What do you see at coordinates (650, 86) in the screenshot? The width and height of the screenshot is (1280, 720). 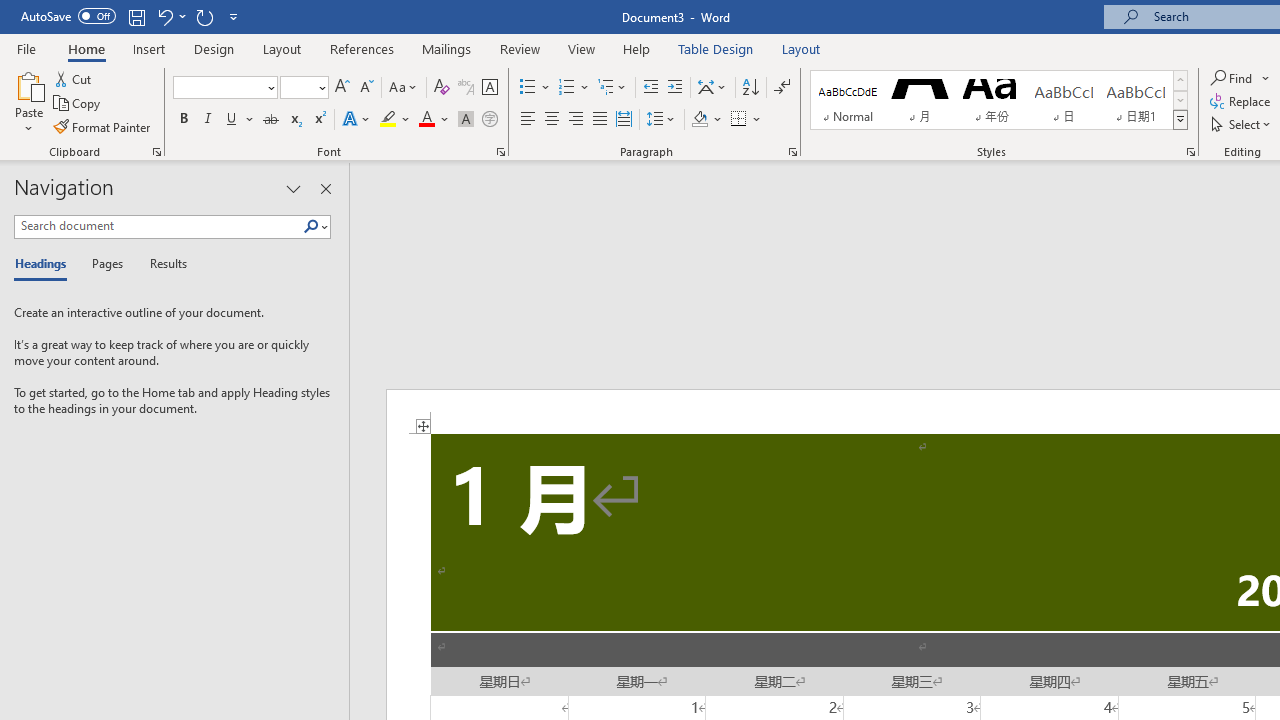 I see `'Decrease Indent'` at bounding box center [650, 86].